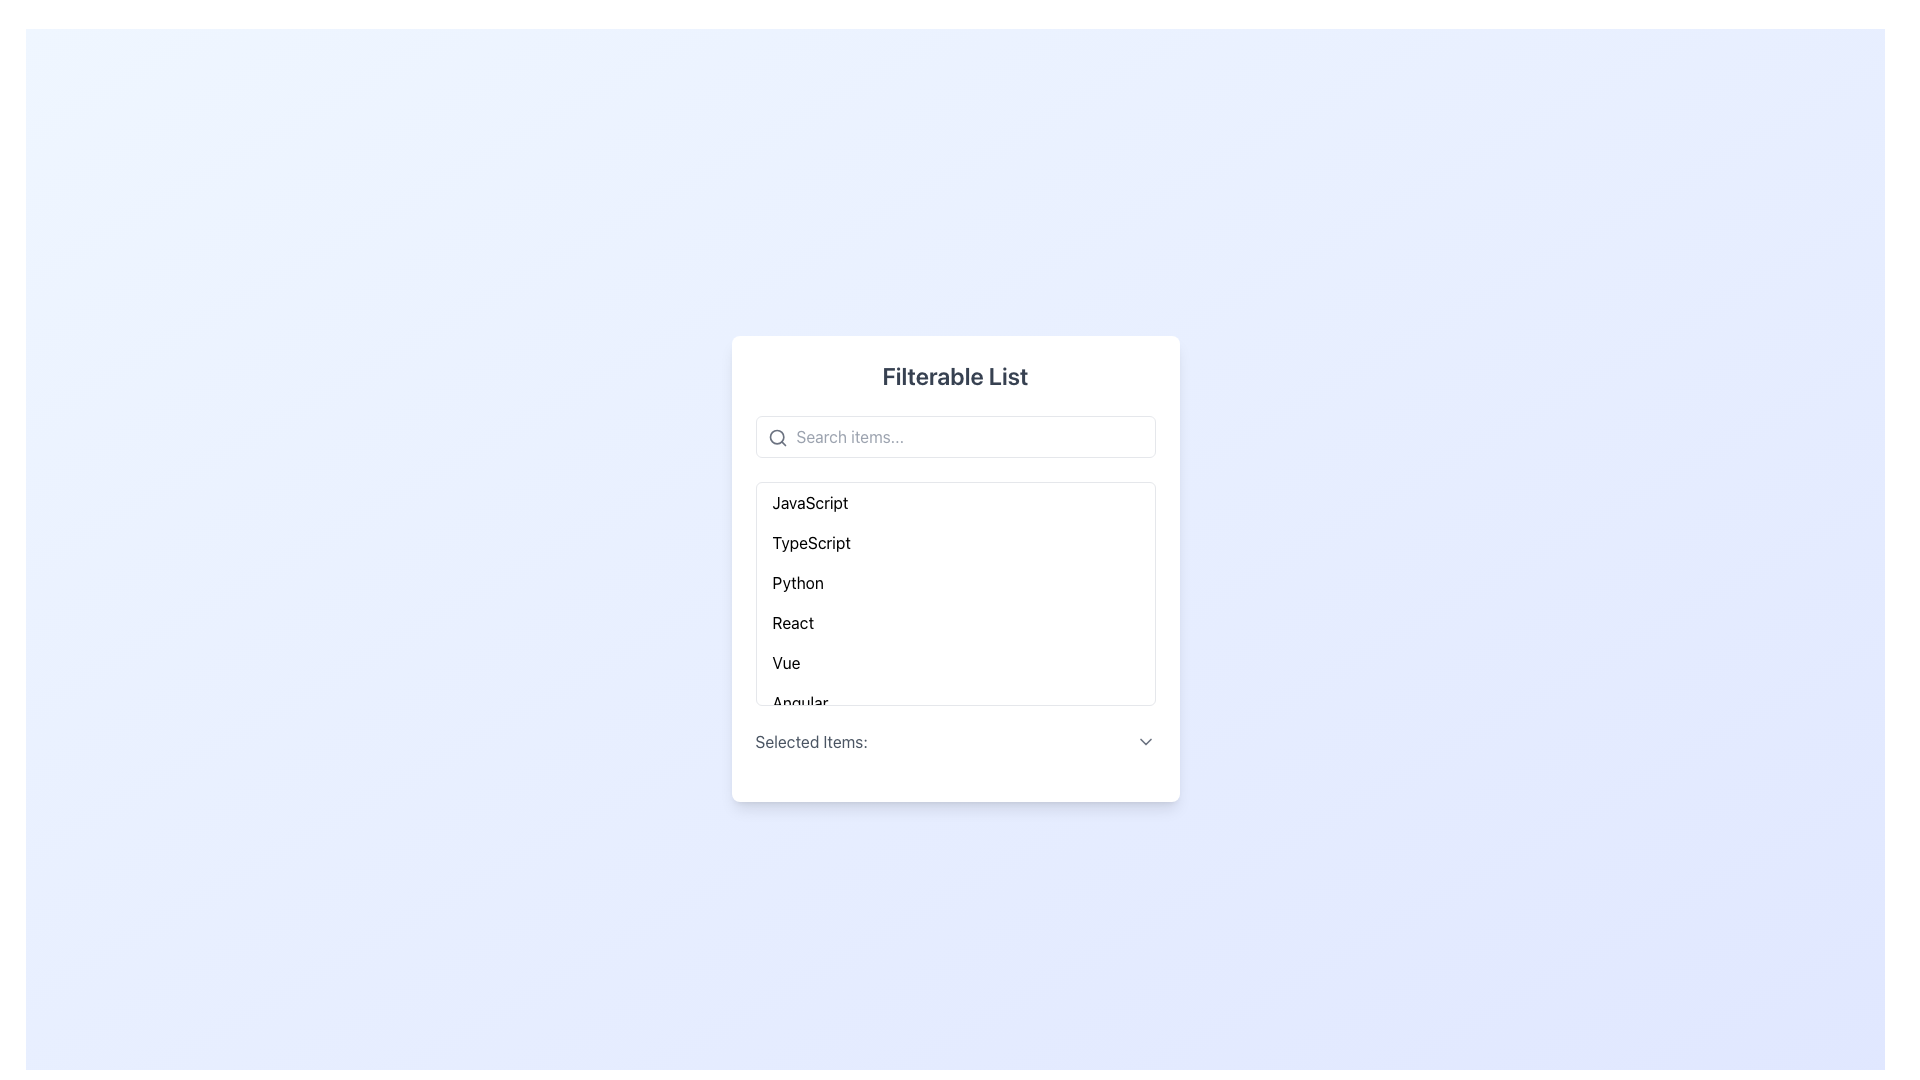 The image size is (1920, 1080). Describe the element at coordinates (954, 501) in the screenshot. I see `the 'JavaScript' dropdown menu option, which is the first element in the scrollable dropdown menu located under the search input field` at that location.